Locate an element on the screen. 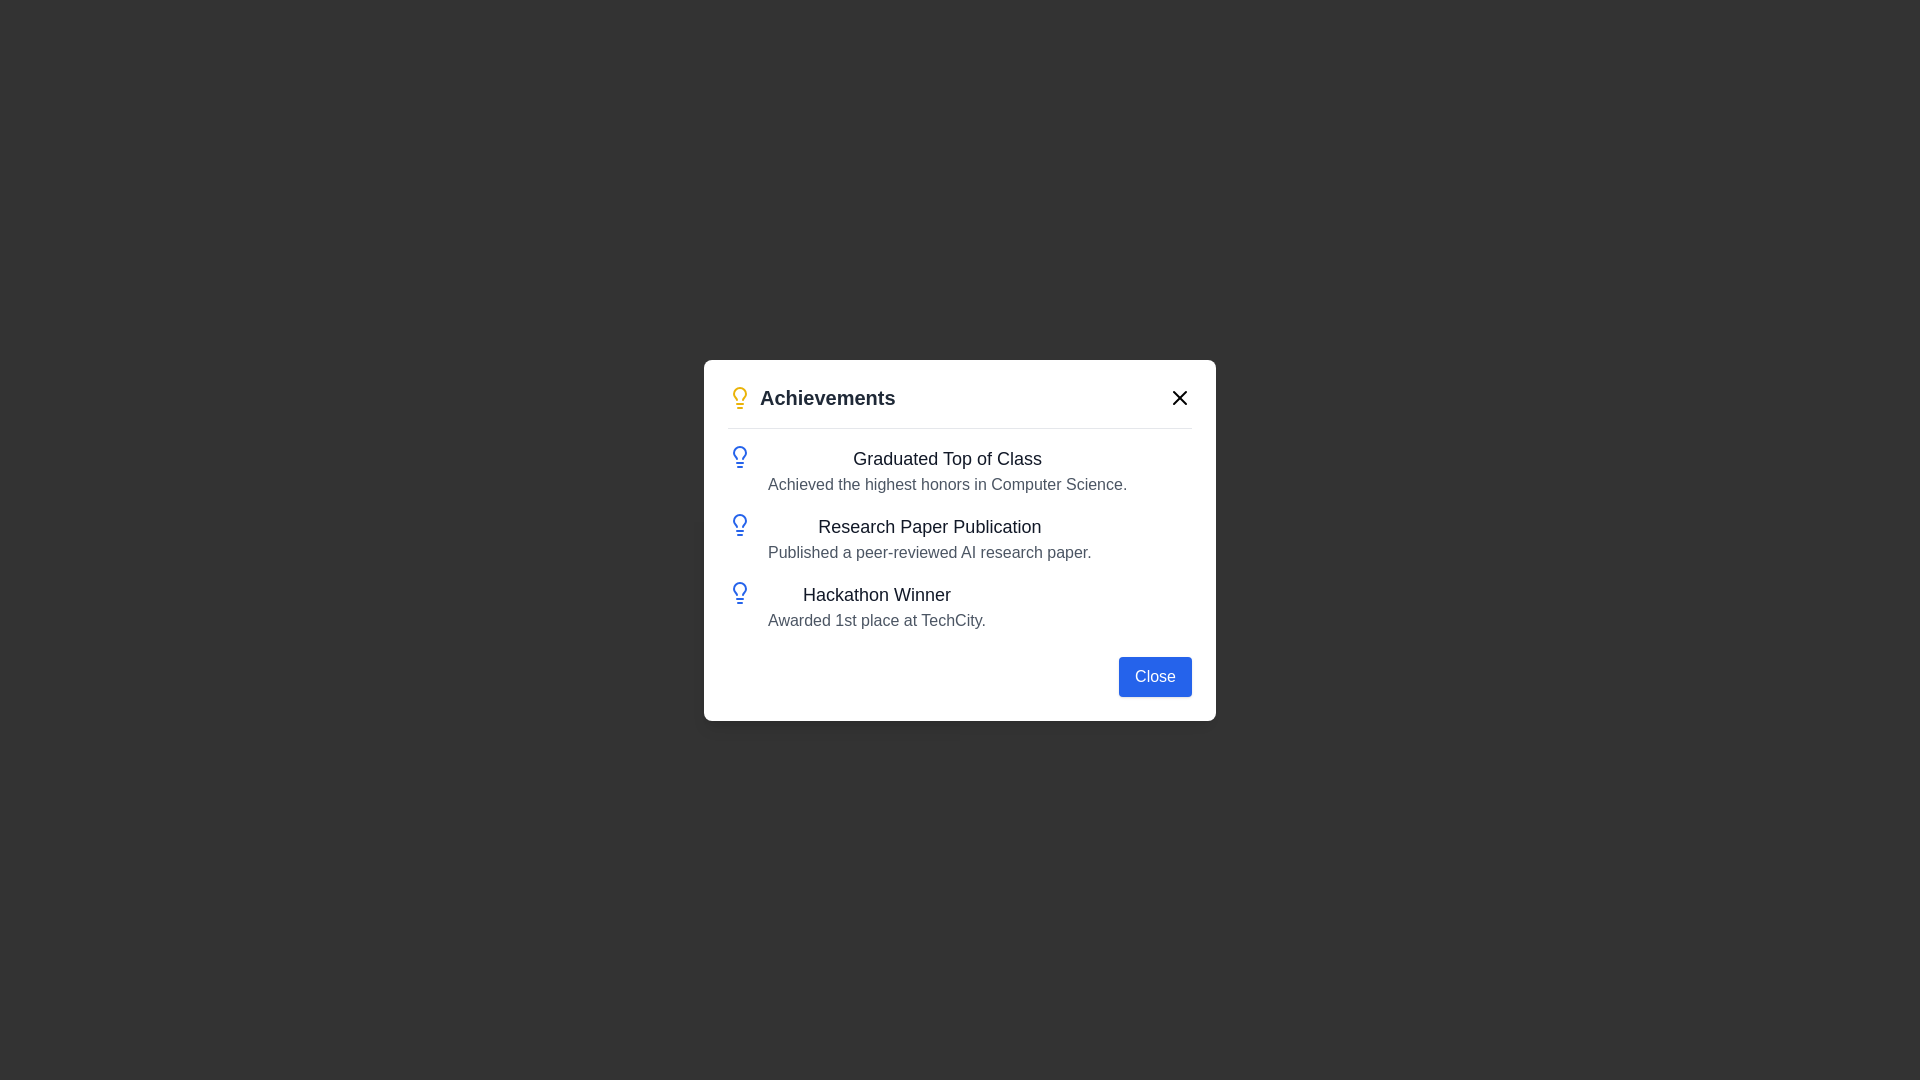  the lightbulb SVG decorative icon that symbolizes 'Achievements', located to the left of the text 'Achievements' is located at coordinates (738, 397).